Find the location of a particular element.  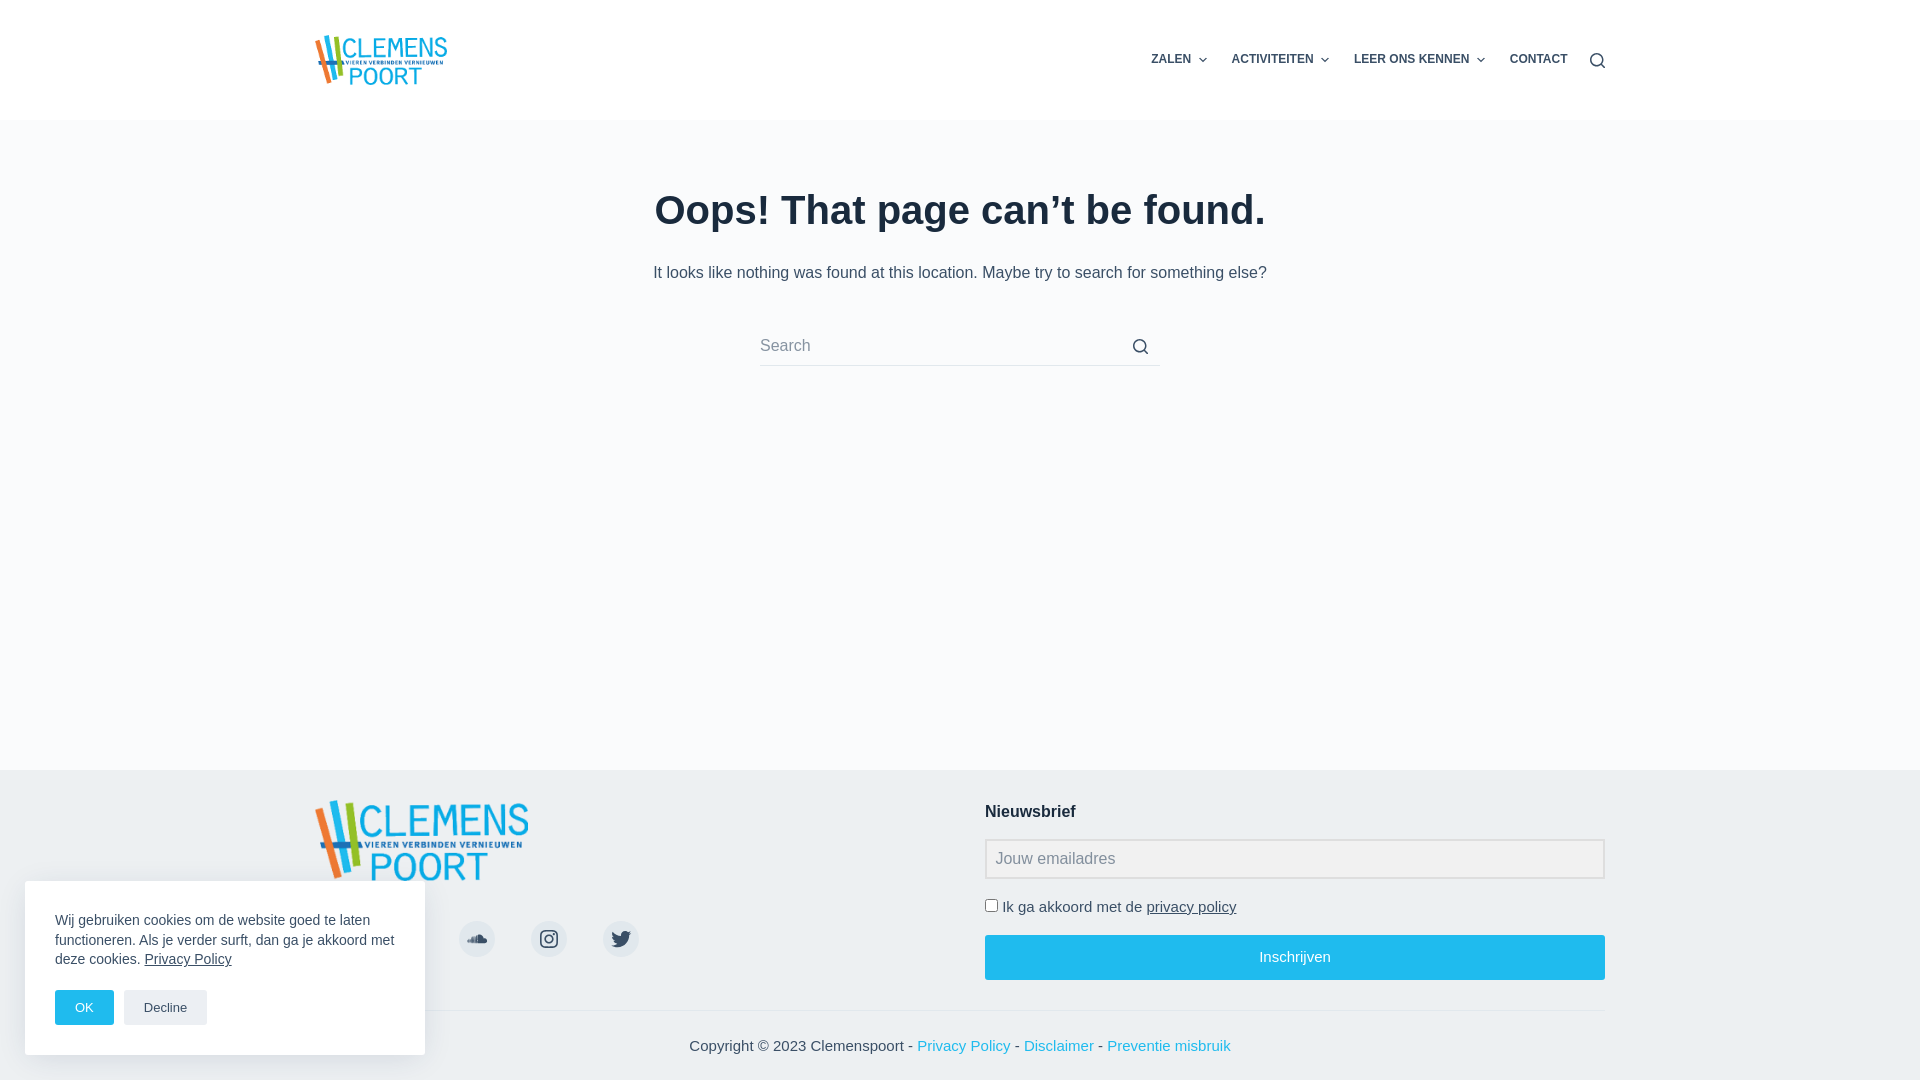

'Privacy Policy' is located at coordinates (187, 958).